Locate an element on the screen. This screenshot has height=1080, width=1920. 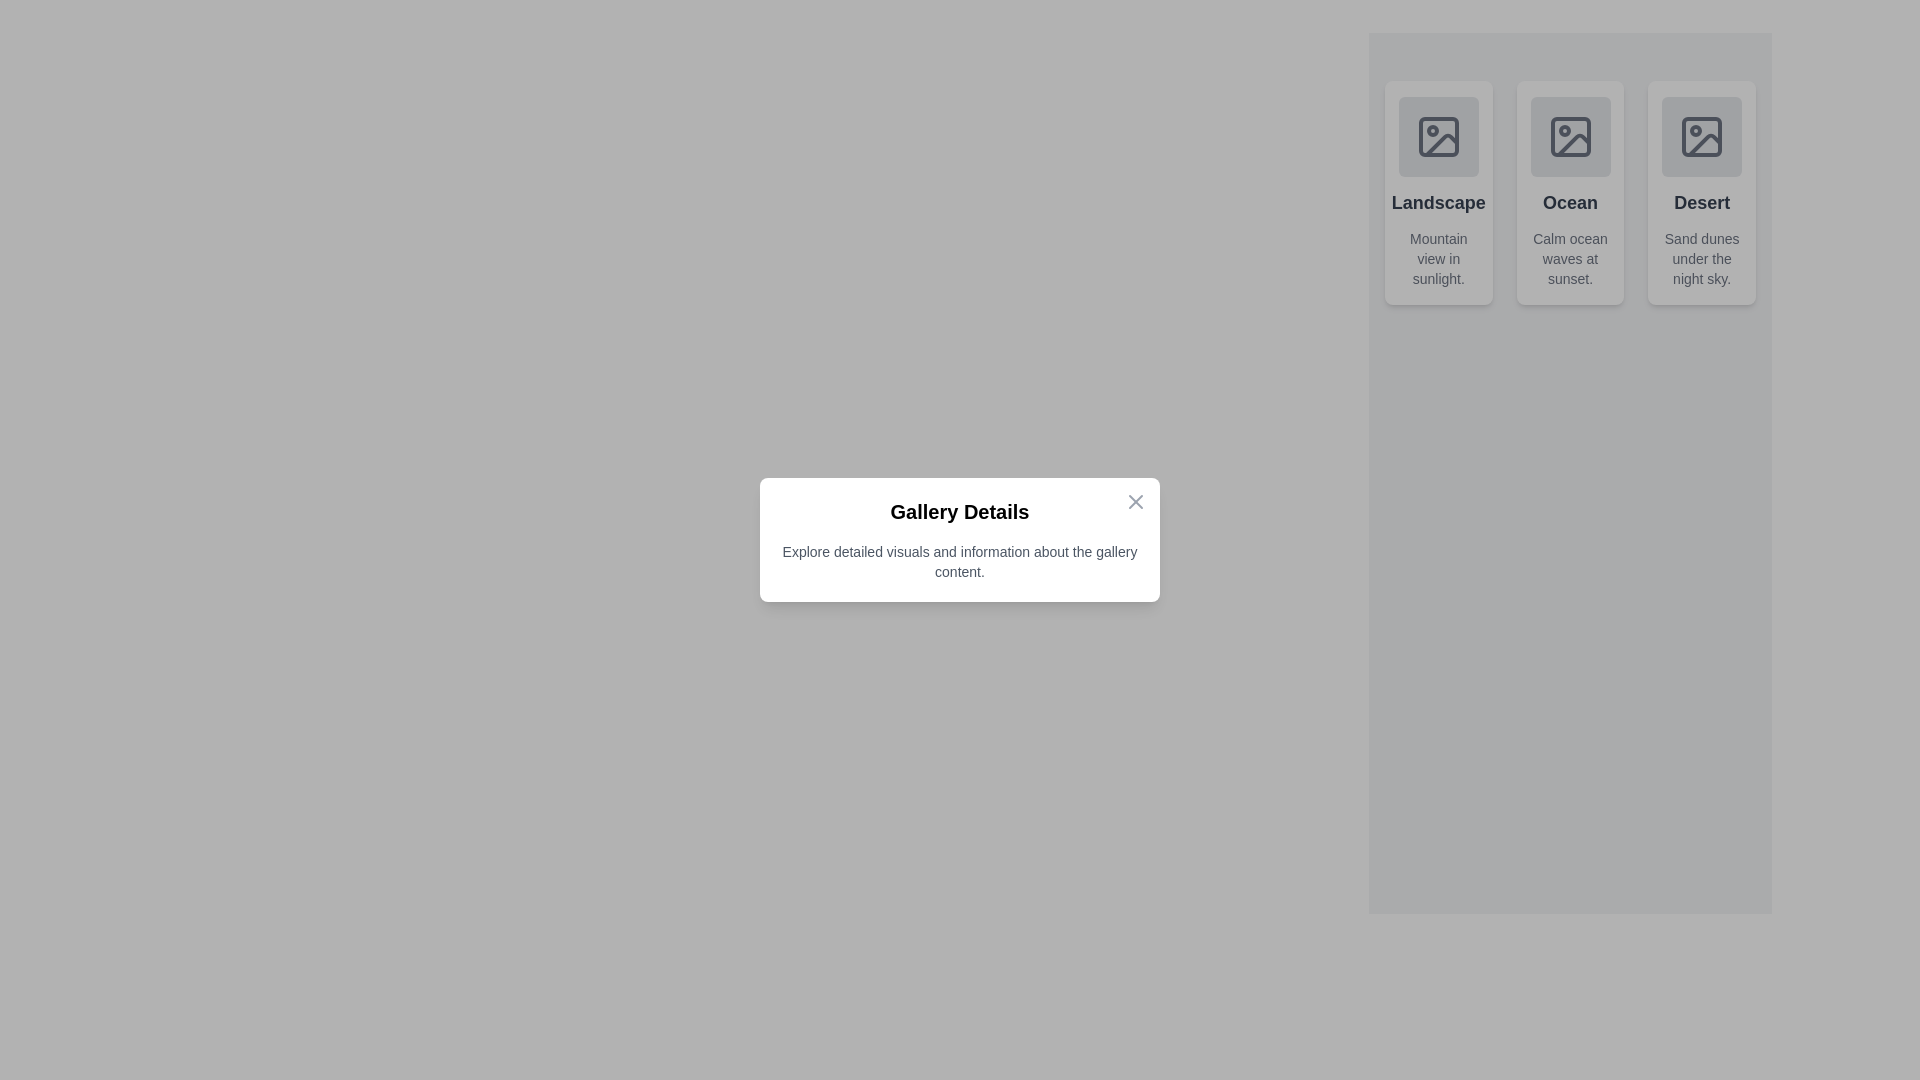
text label displaying 'Desert' which is bold and large, located centrally above the subtitle in the third card from the left is located at coordinates (1701, 203).